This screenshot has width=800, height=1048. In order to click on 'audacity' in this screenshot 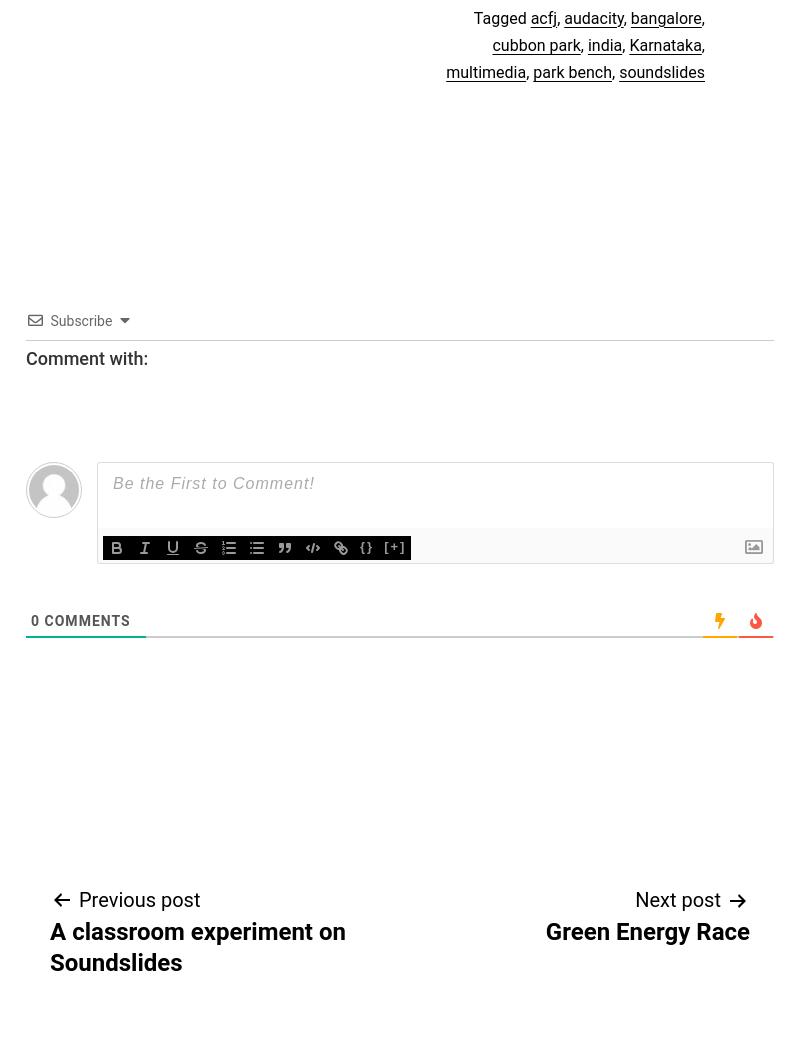, I will do `click(592, 16)`.